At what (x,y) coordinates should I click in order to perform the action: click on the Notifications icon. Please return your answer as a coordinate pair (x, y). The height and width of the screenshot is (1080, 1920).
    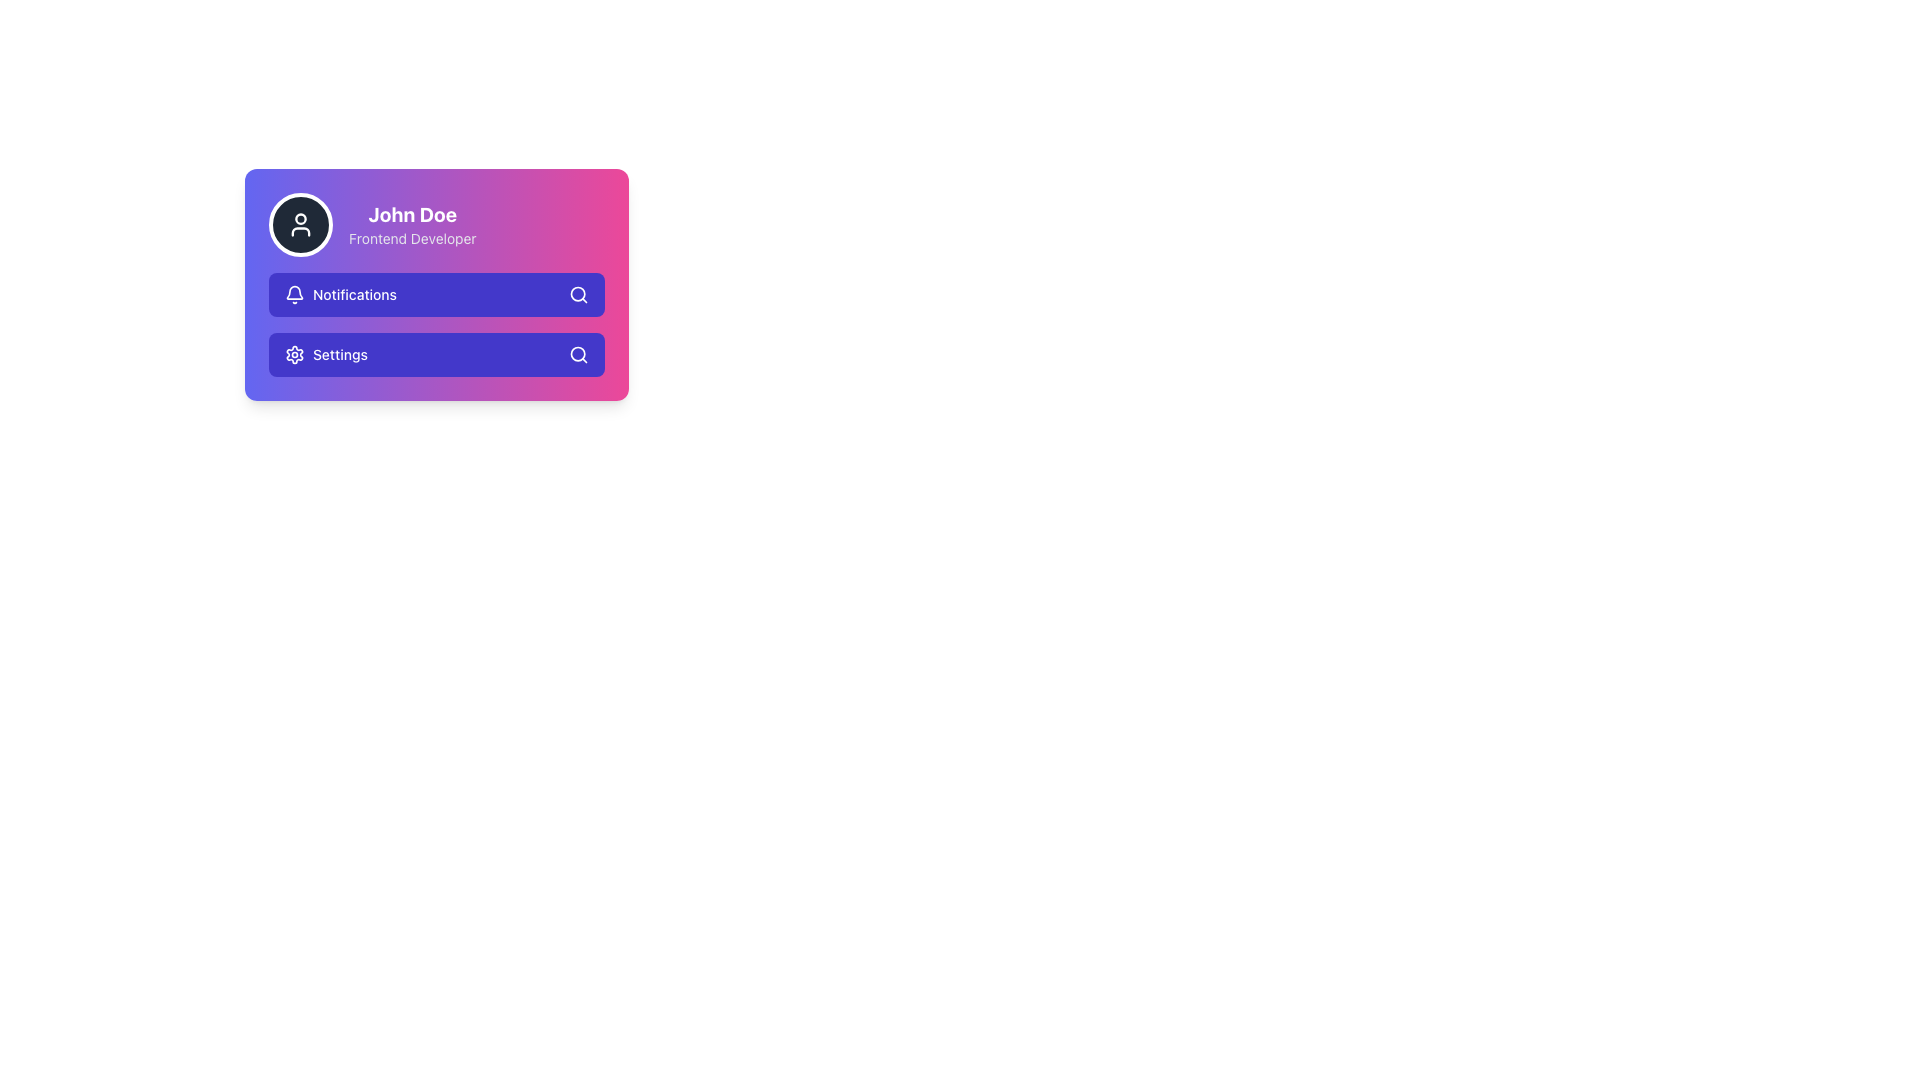
    Looking at the image, I should click on (293, 294).